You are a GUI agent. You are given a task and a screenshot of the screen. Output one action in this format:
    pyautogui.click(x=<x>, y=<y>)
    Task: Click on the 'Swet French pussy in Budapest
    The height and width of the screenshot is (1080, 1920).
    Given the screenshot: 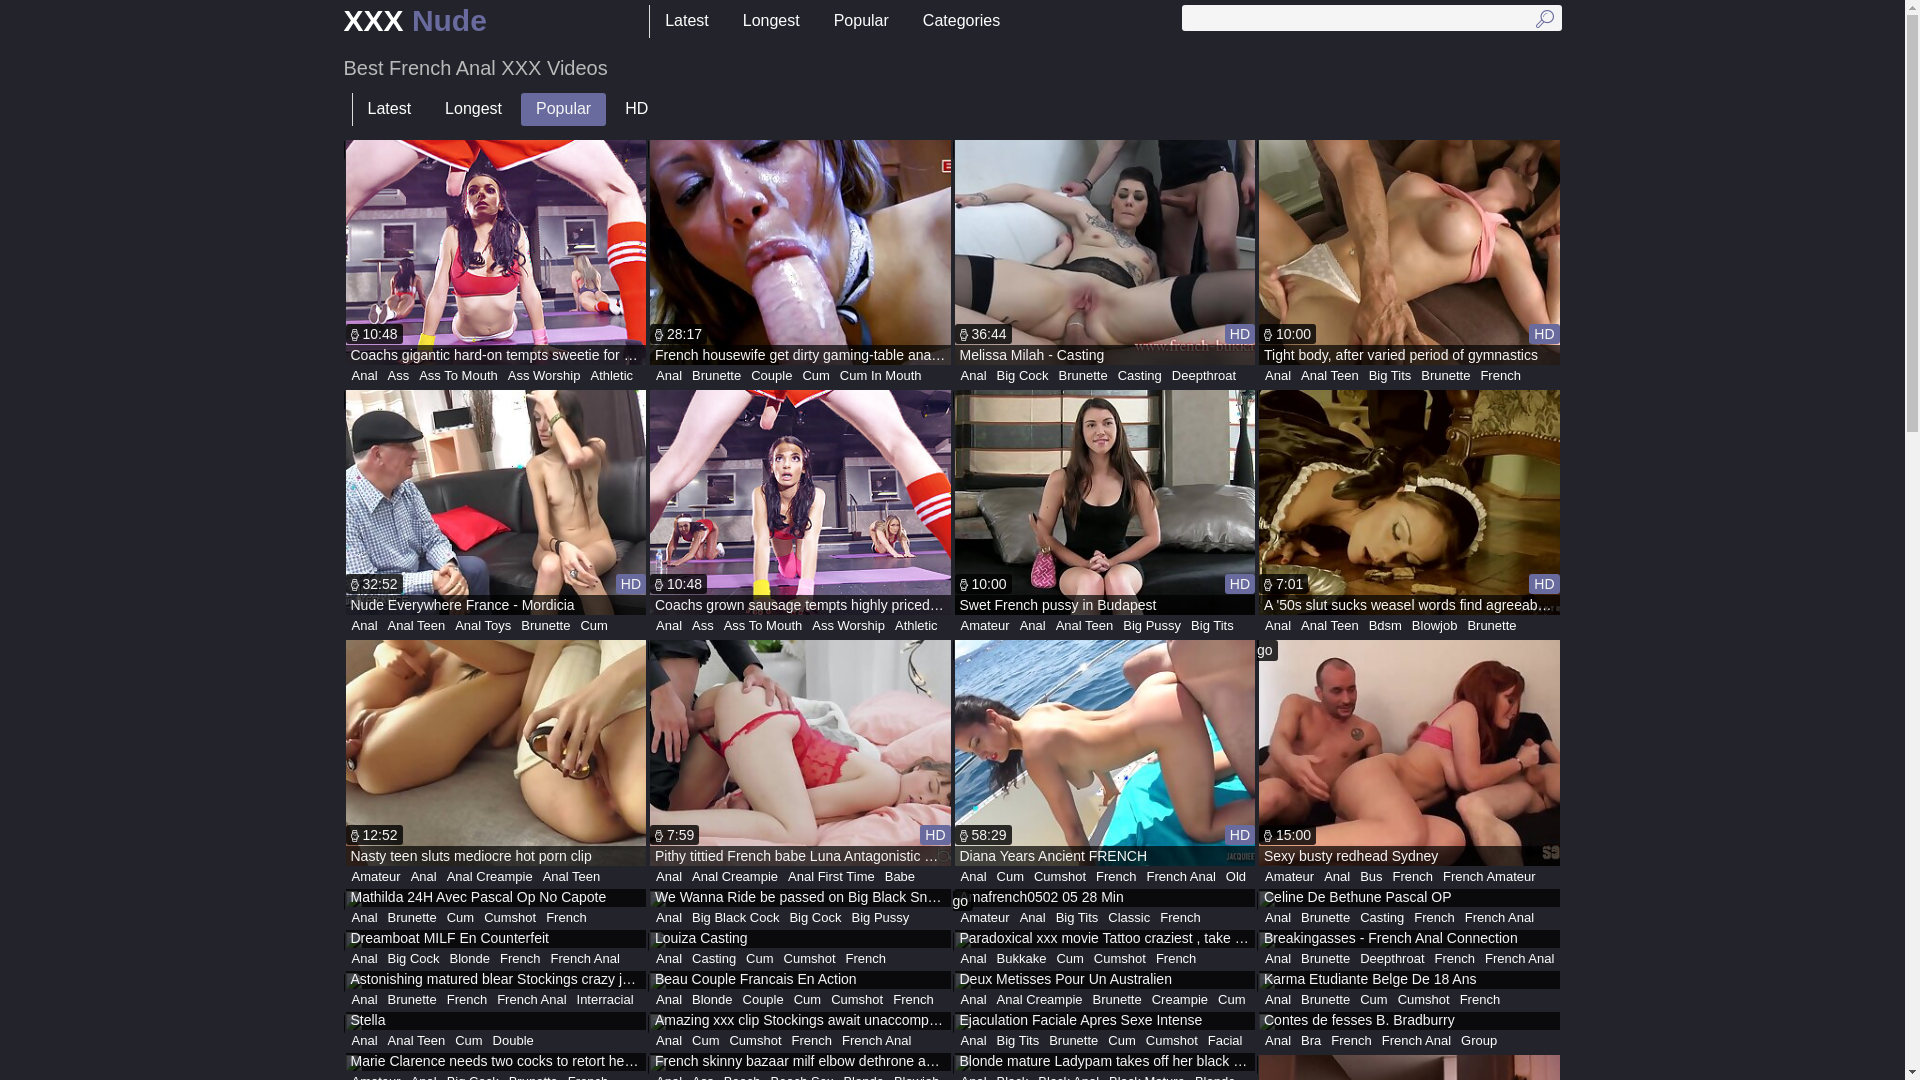 What is the action you would take?
    pyautogui.click(x=1103, y=501)
    